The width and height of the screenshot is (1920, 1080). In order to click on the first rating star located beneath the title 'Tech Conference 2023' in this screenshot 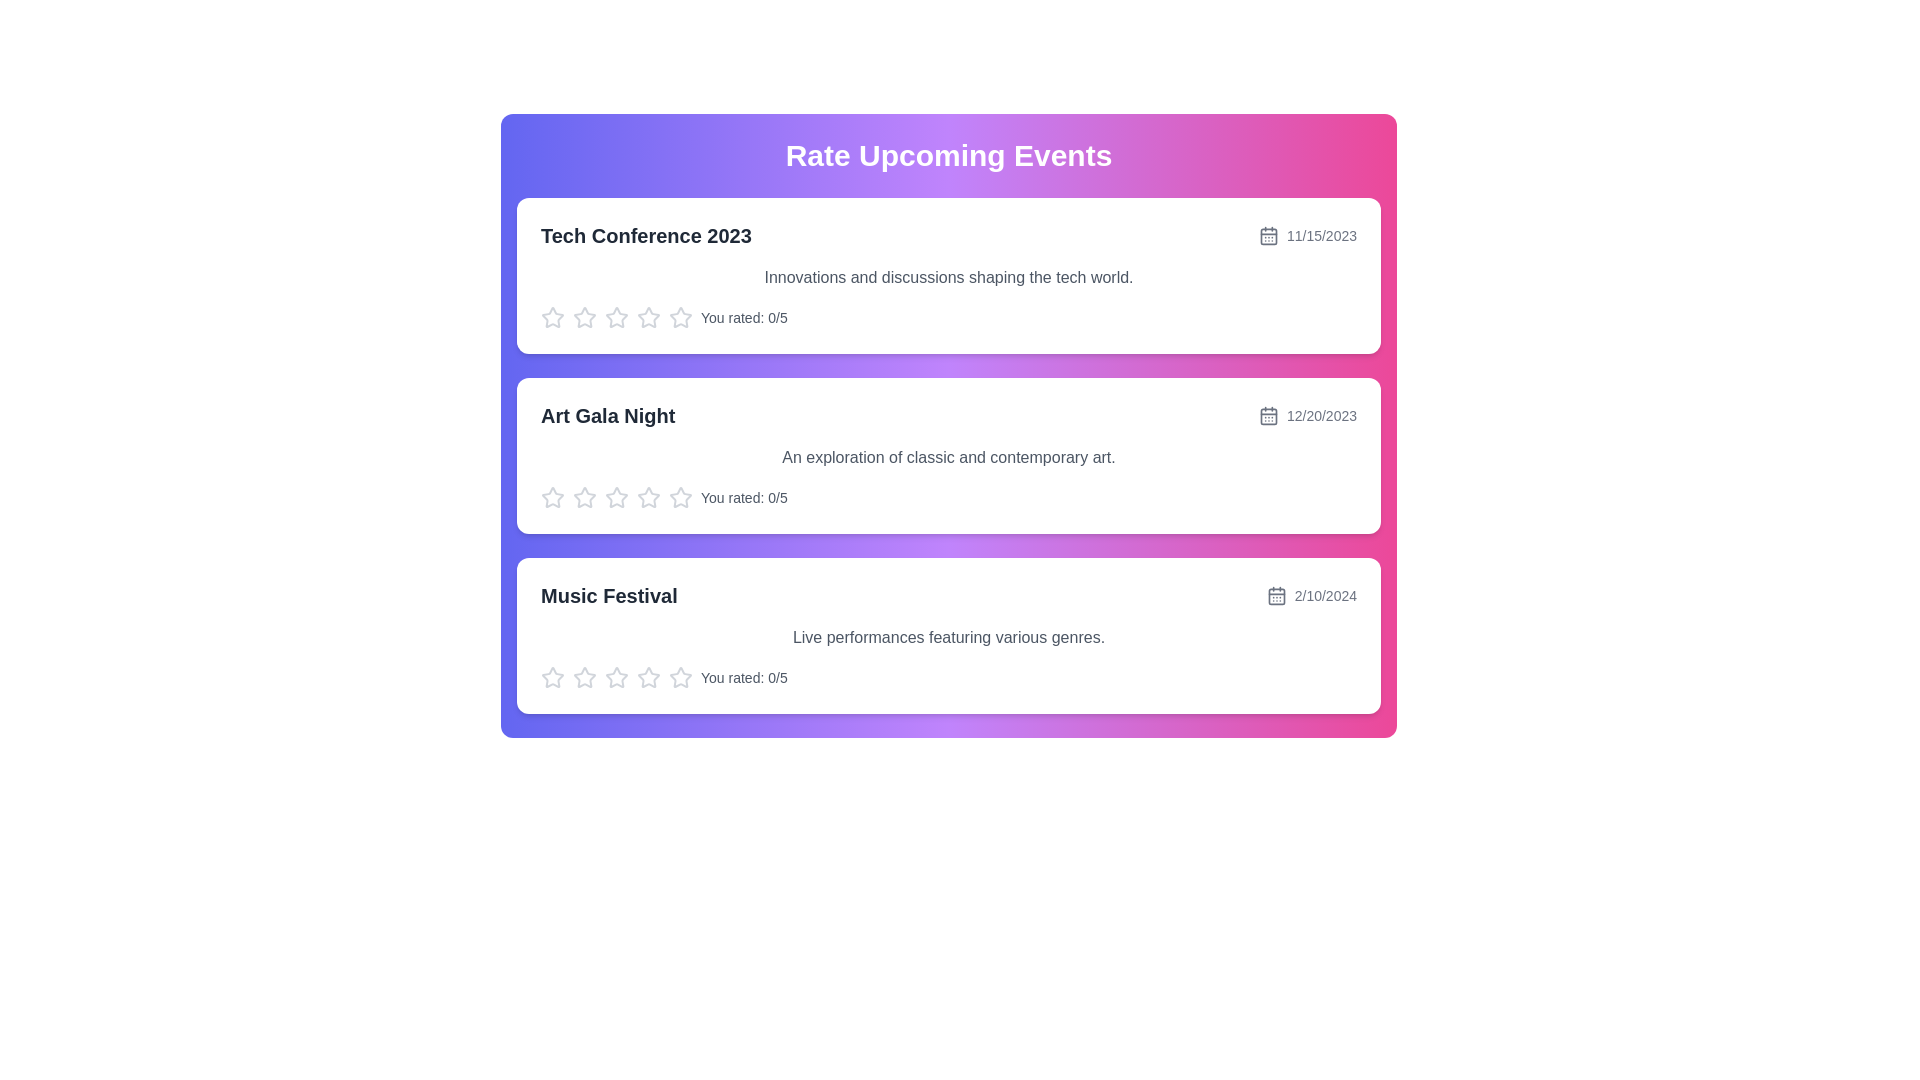, I will do `click(552, 316)`.